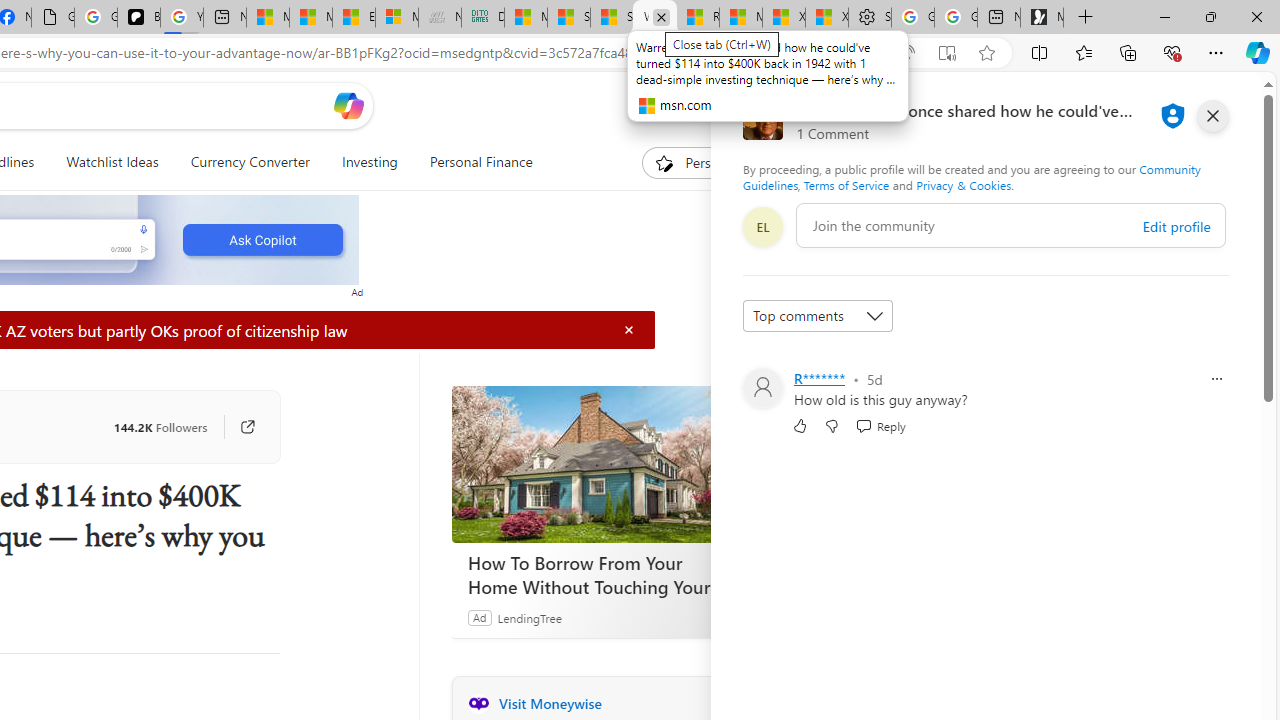 This screenshot has width=1280, height=720. What do you see at coordinates (111, 162) in the screenshot?
I see `'Watchlist Ideas'` at bounding box center [111, 162].